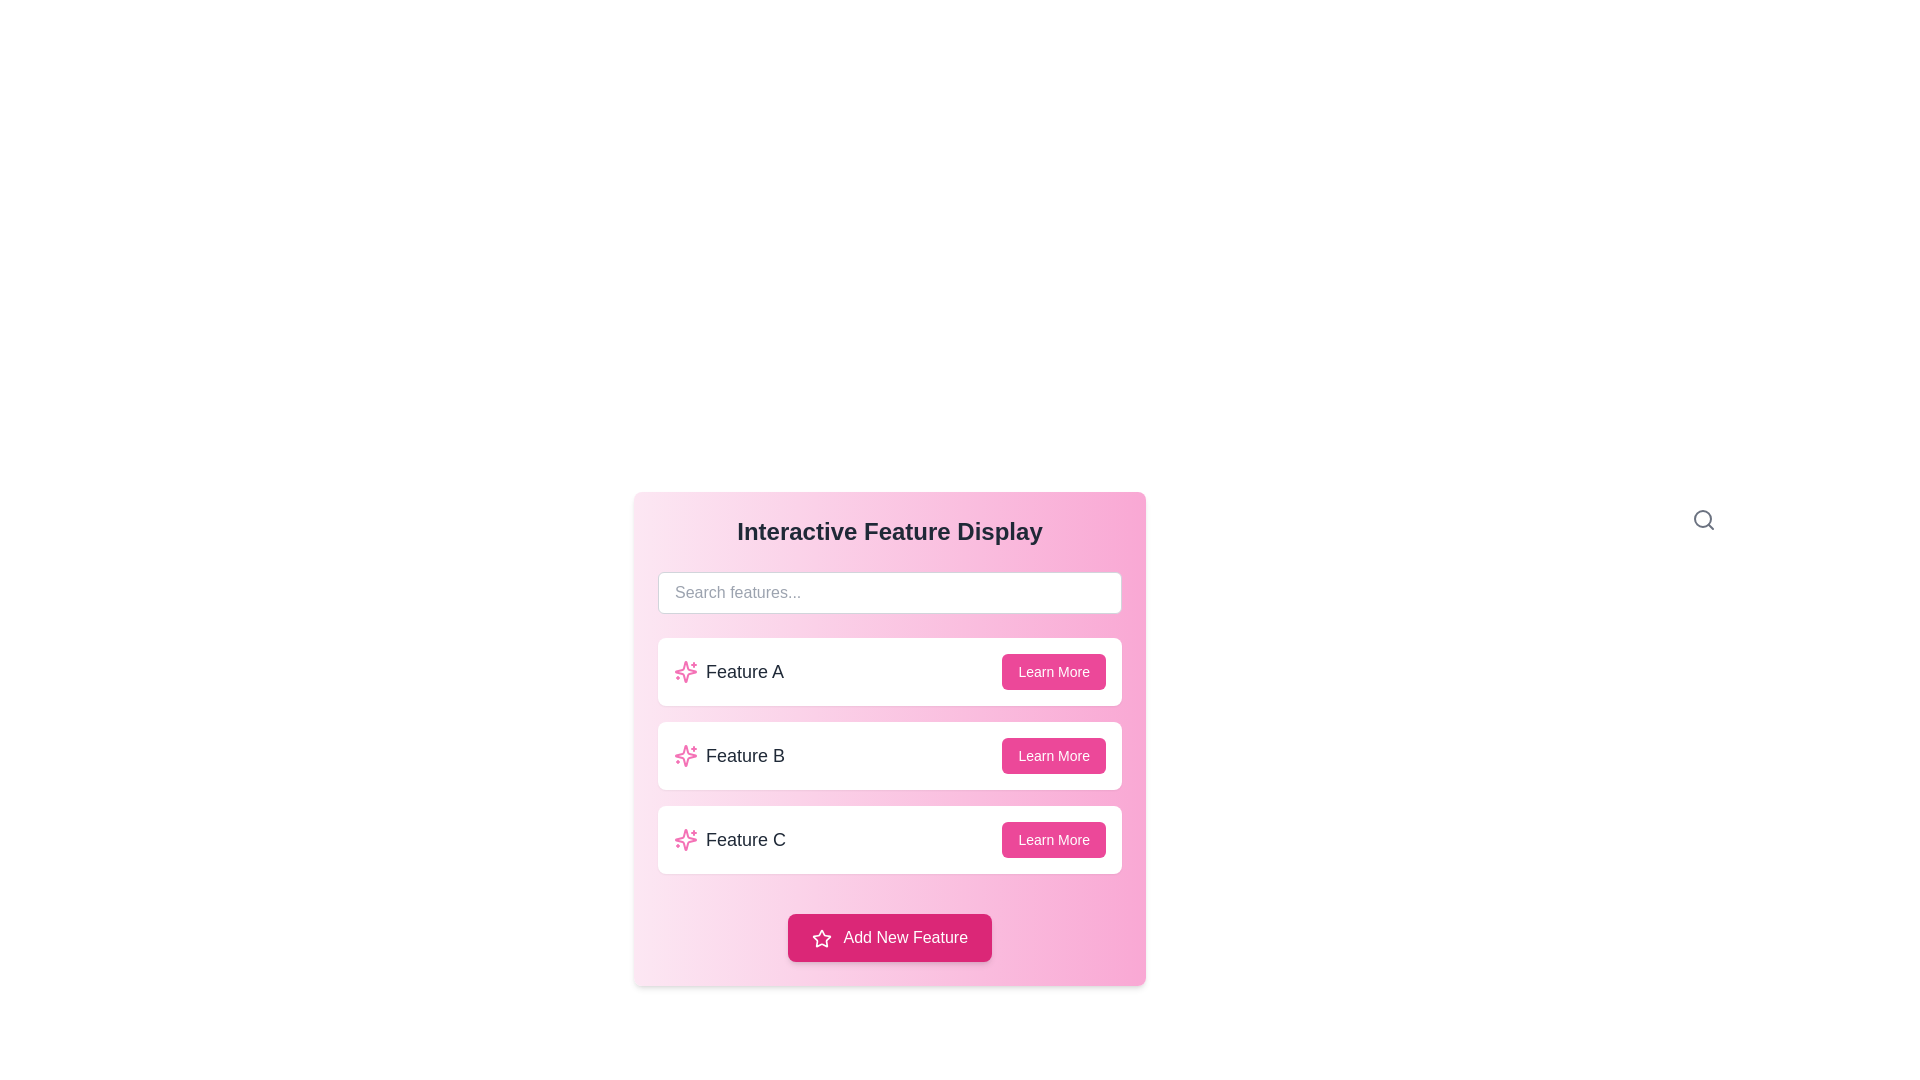 This screenshot has width=1920, height=1080. What do you see at coordinates (1053, 840) in the screenshot?
I see `the button located in the bottom right corner of the 'Feature C' card` at bounding box center [1053, 840].